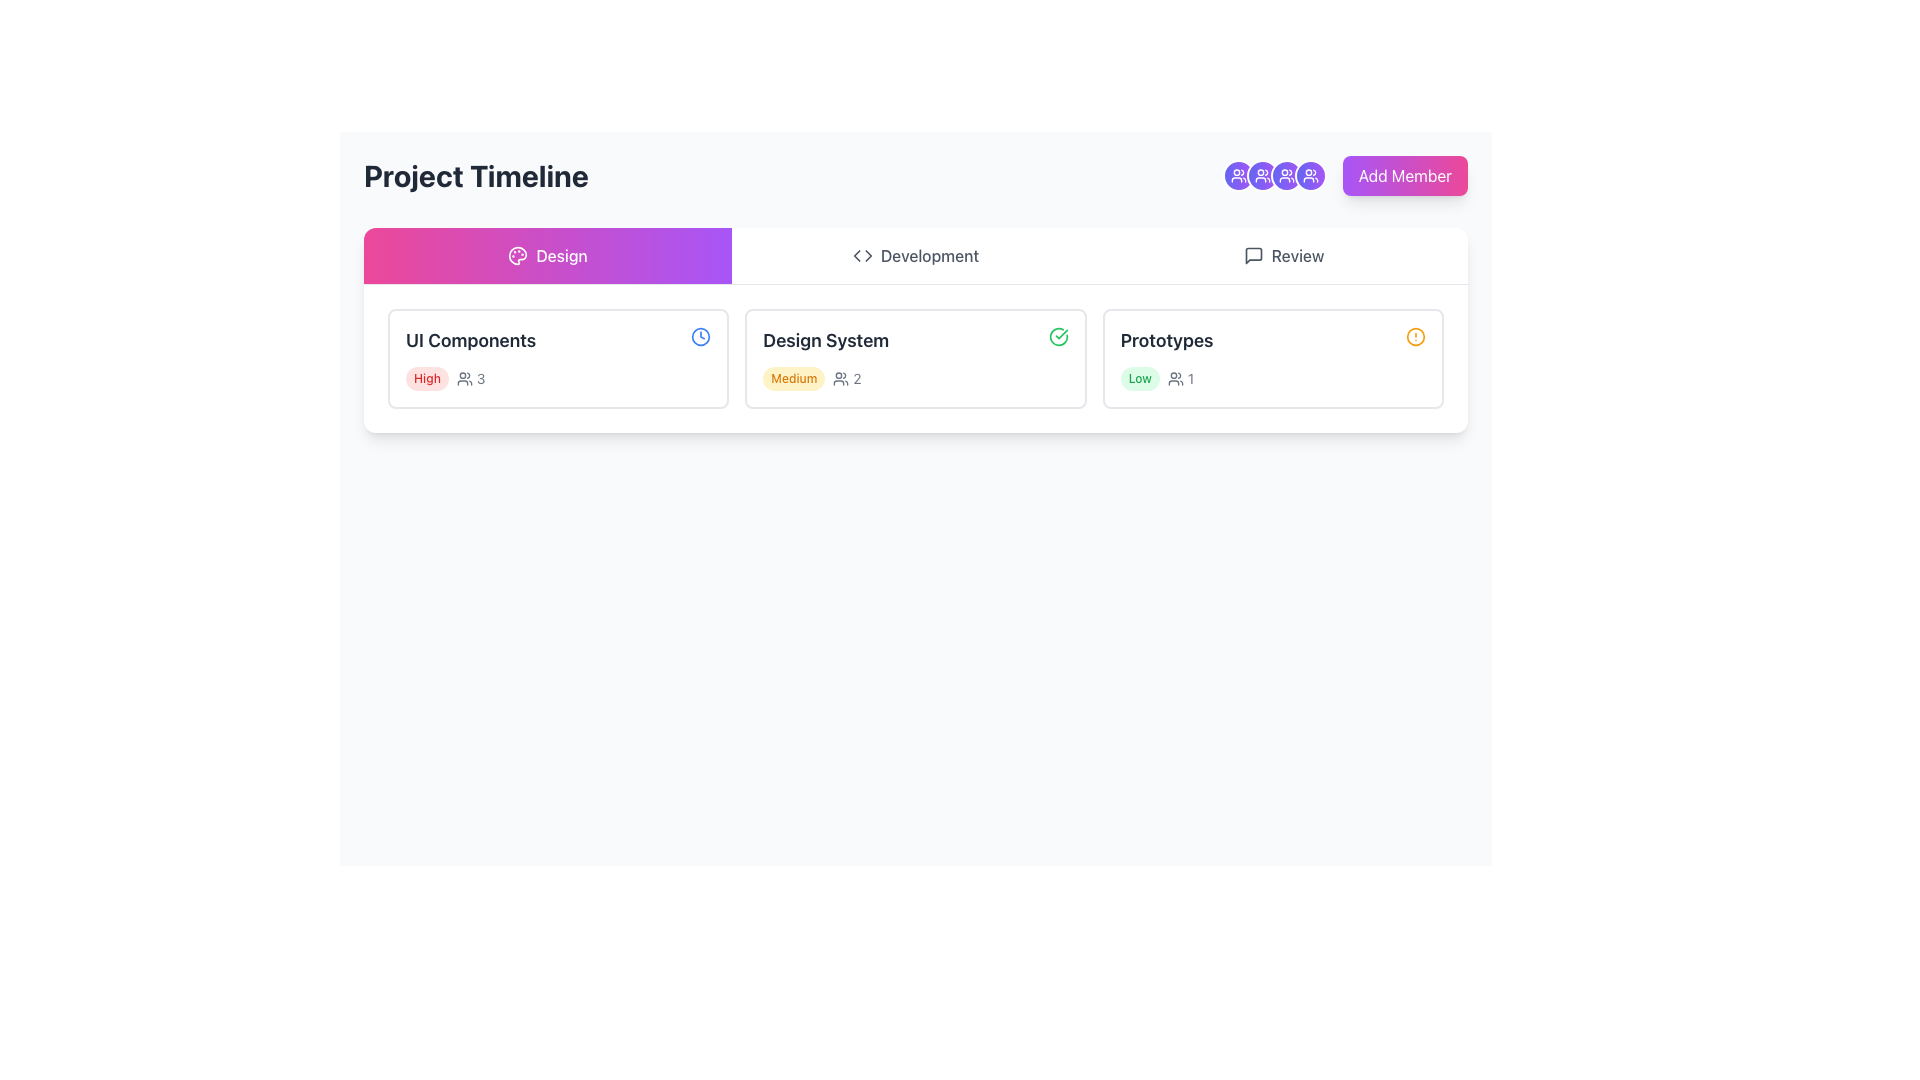 This screenshot has width=1920, height=1080. I want to click on the Text with icon component that displays the number '2' representing team members in the 'Design System' card, located in the 'Project Timeline' section, to the right of the 'Medium' priority label, so click(847, 378).